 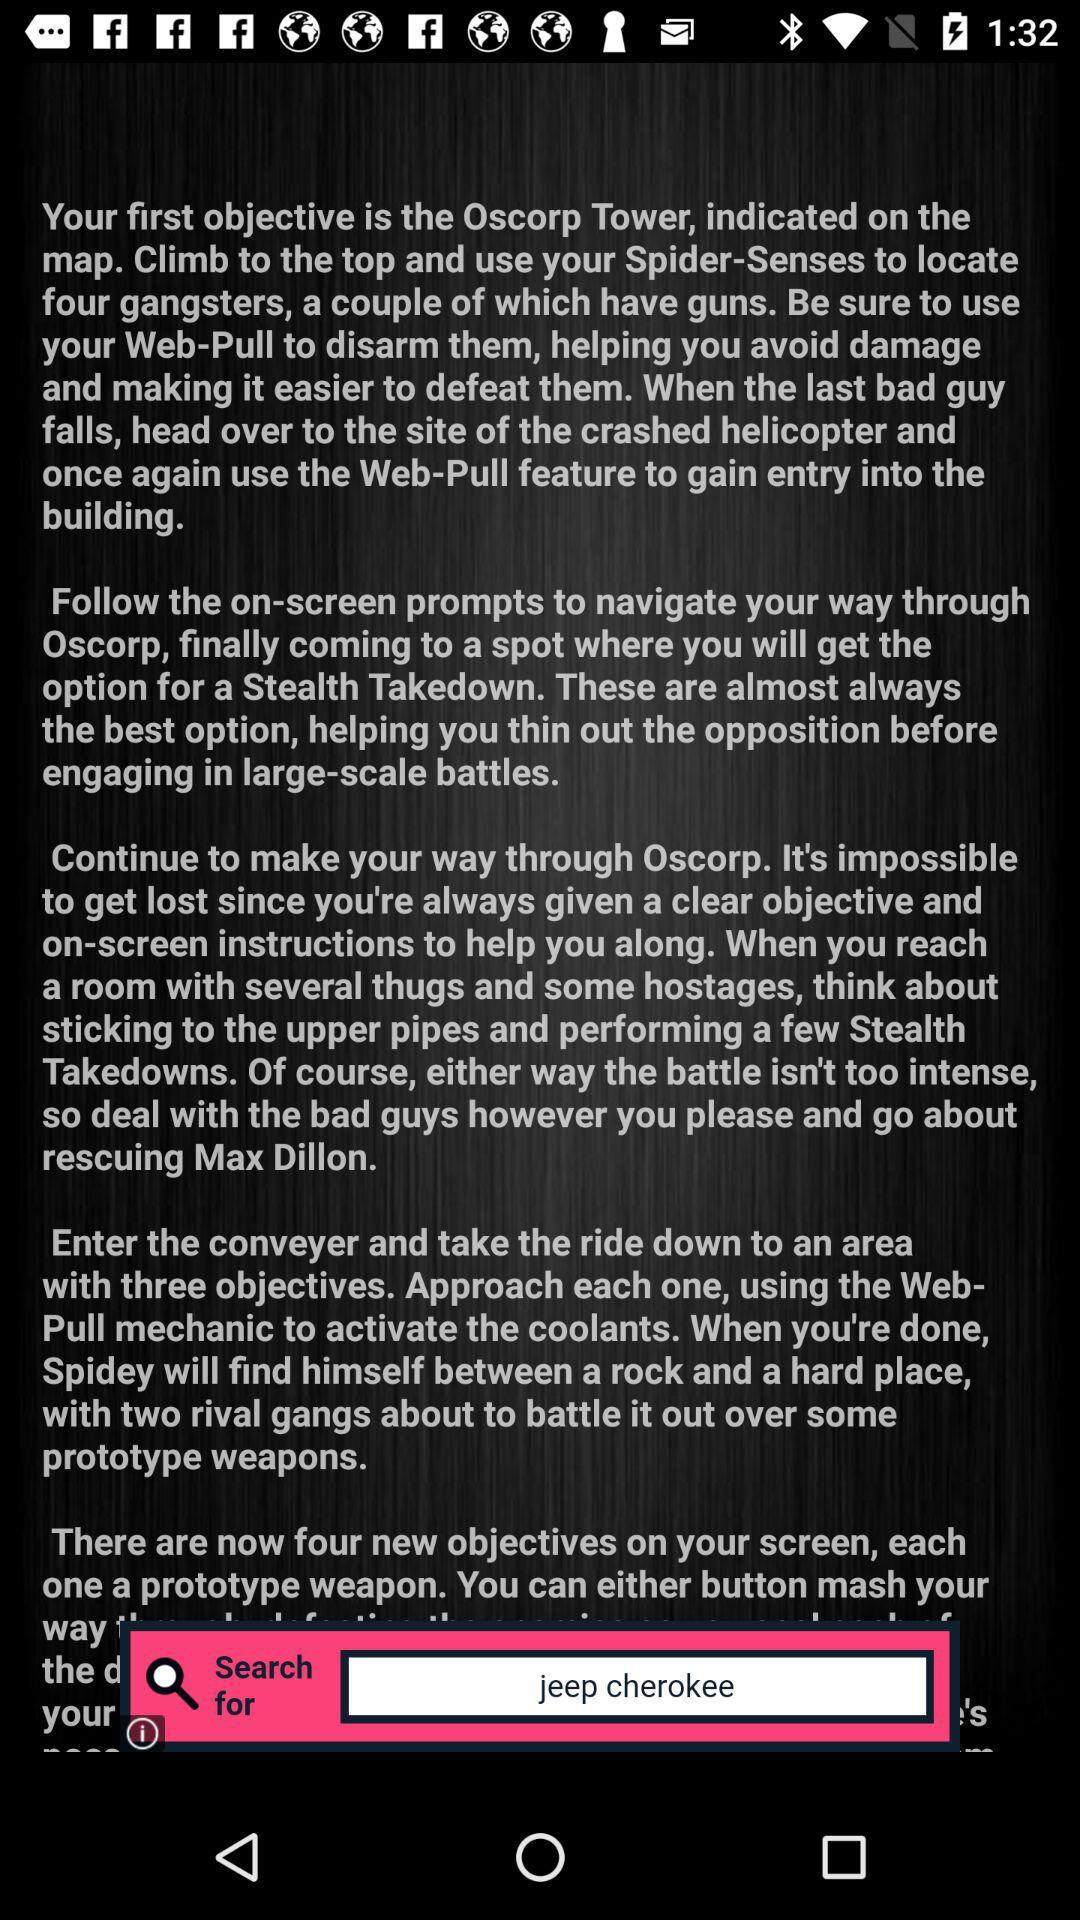 What do you see at coordinates (540, 1685) in the screenshot?
I see `search option` at bounding box center [540, 1685].